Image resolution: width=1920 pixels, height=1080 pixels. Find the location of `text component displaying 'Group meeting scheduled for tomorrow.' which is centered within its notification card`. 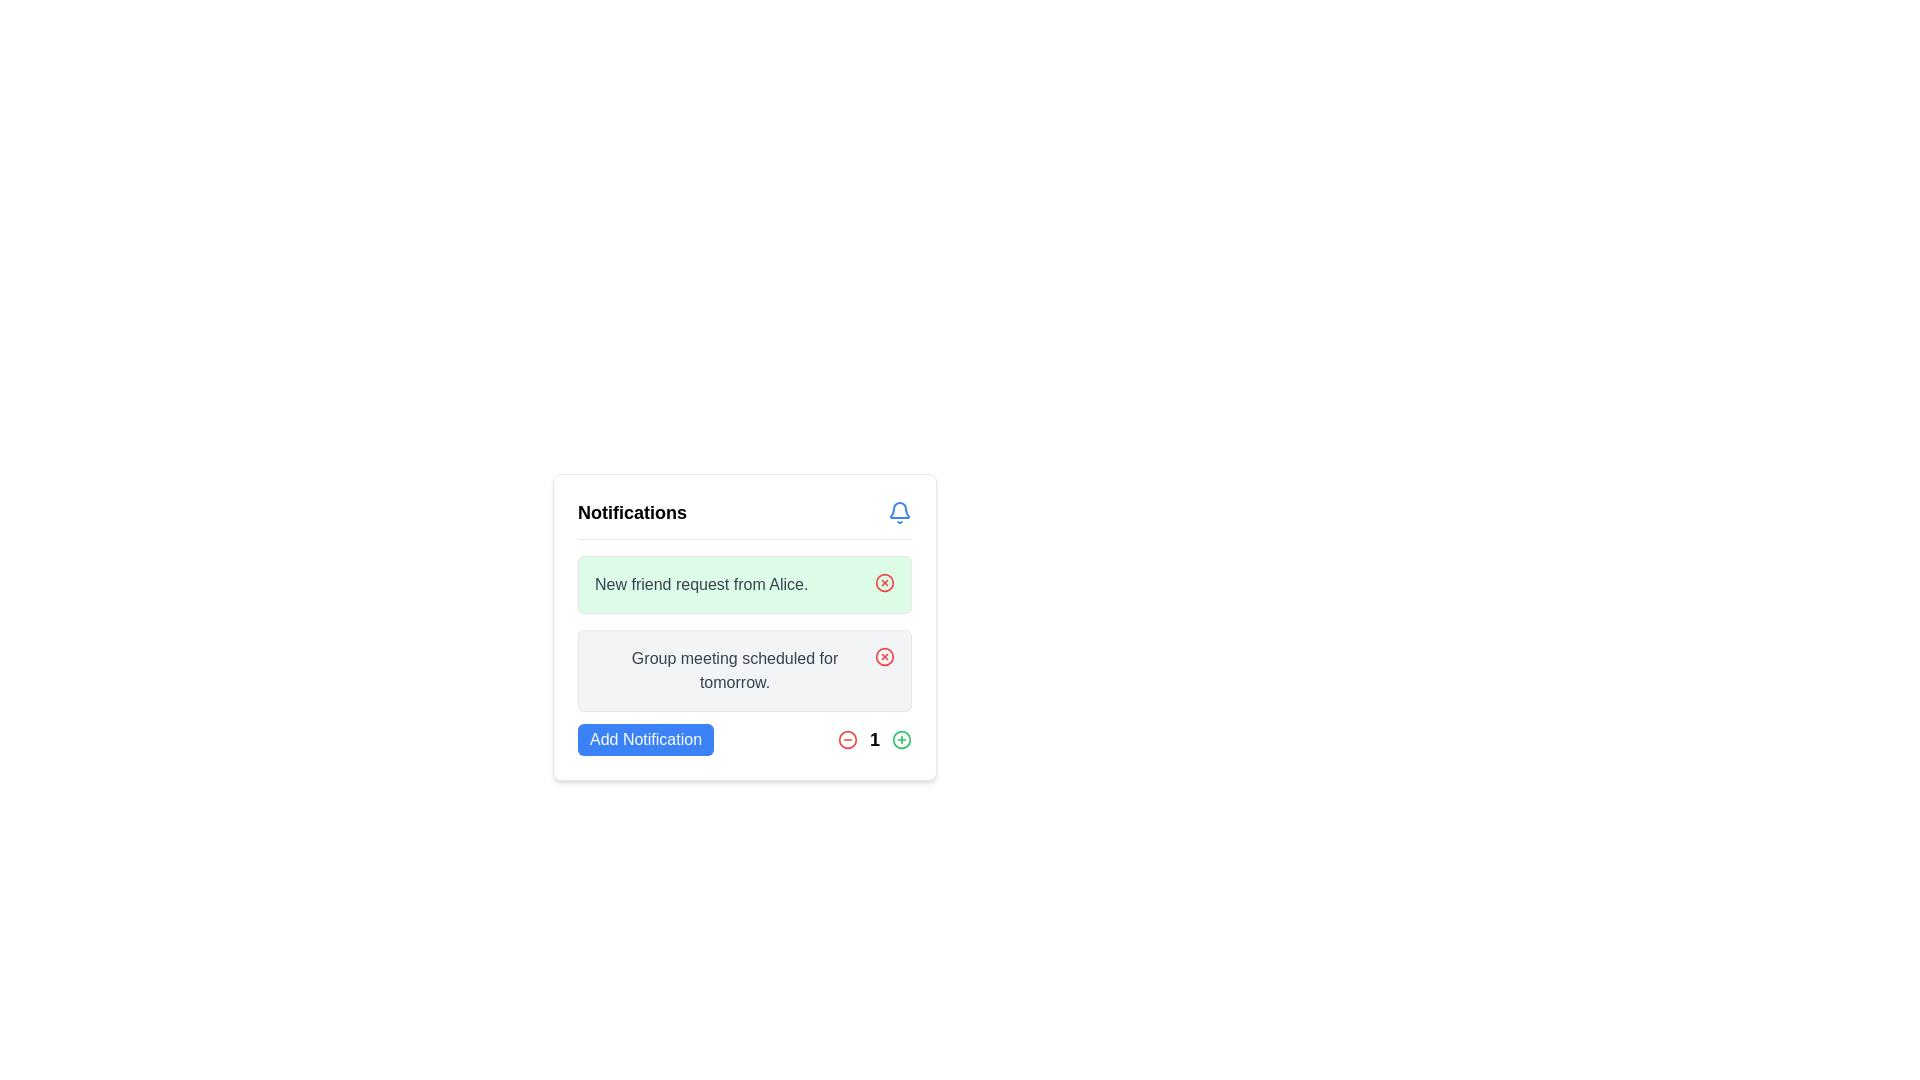

text component displaying 'Group meeting scheduled for tomorrow.' which is centered within its notification card is located at coordinates (733, 671).